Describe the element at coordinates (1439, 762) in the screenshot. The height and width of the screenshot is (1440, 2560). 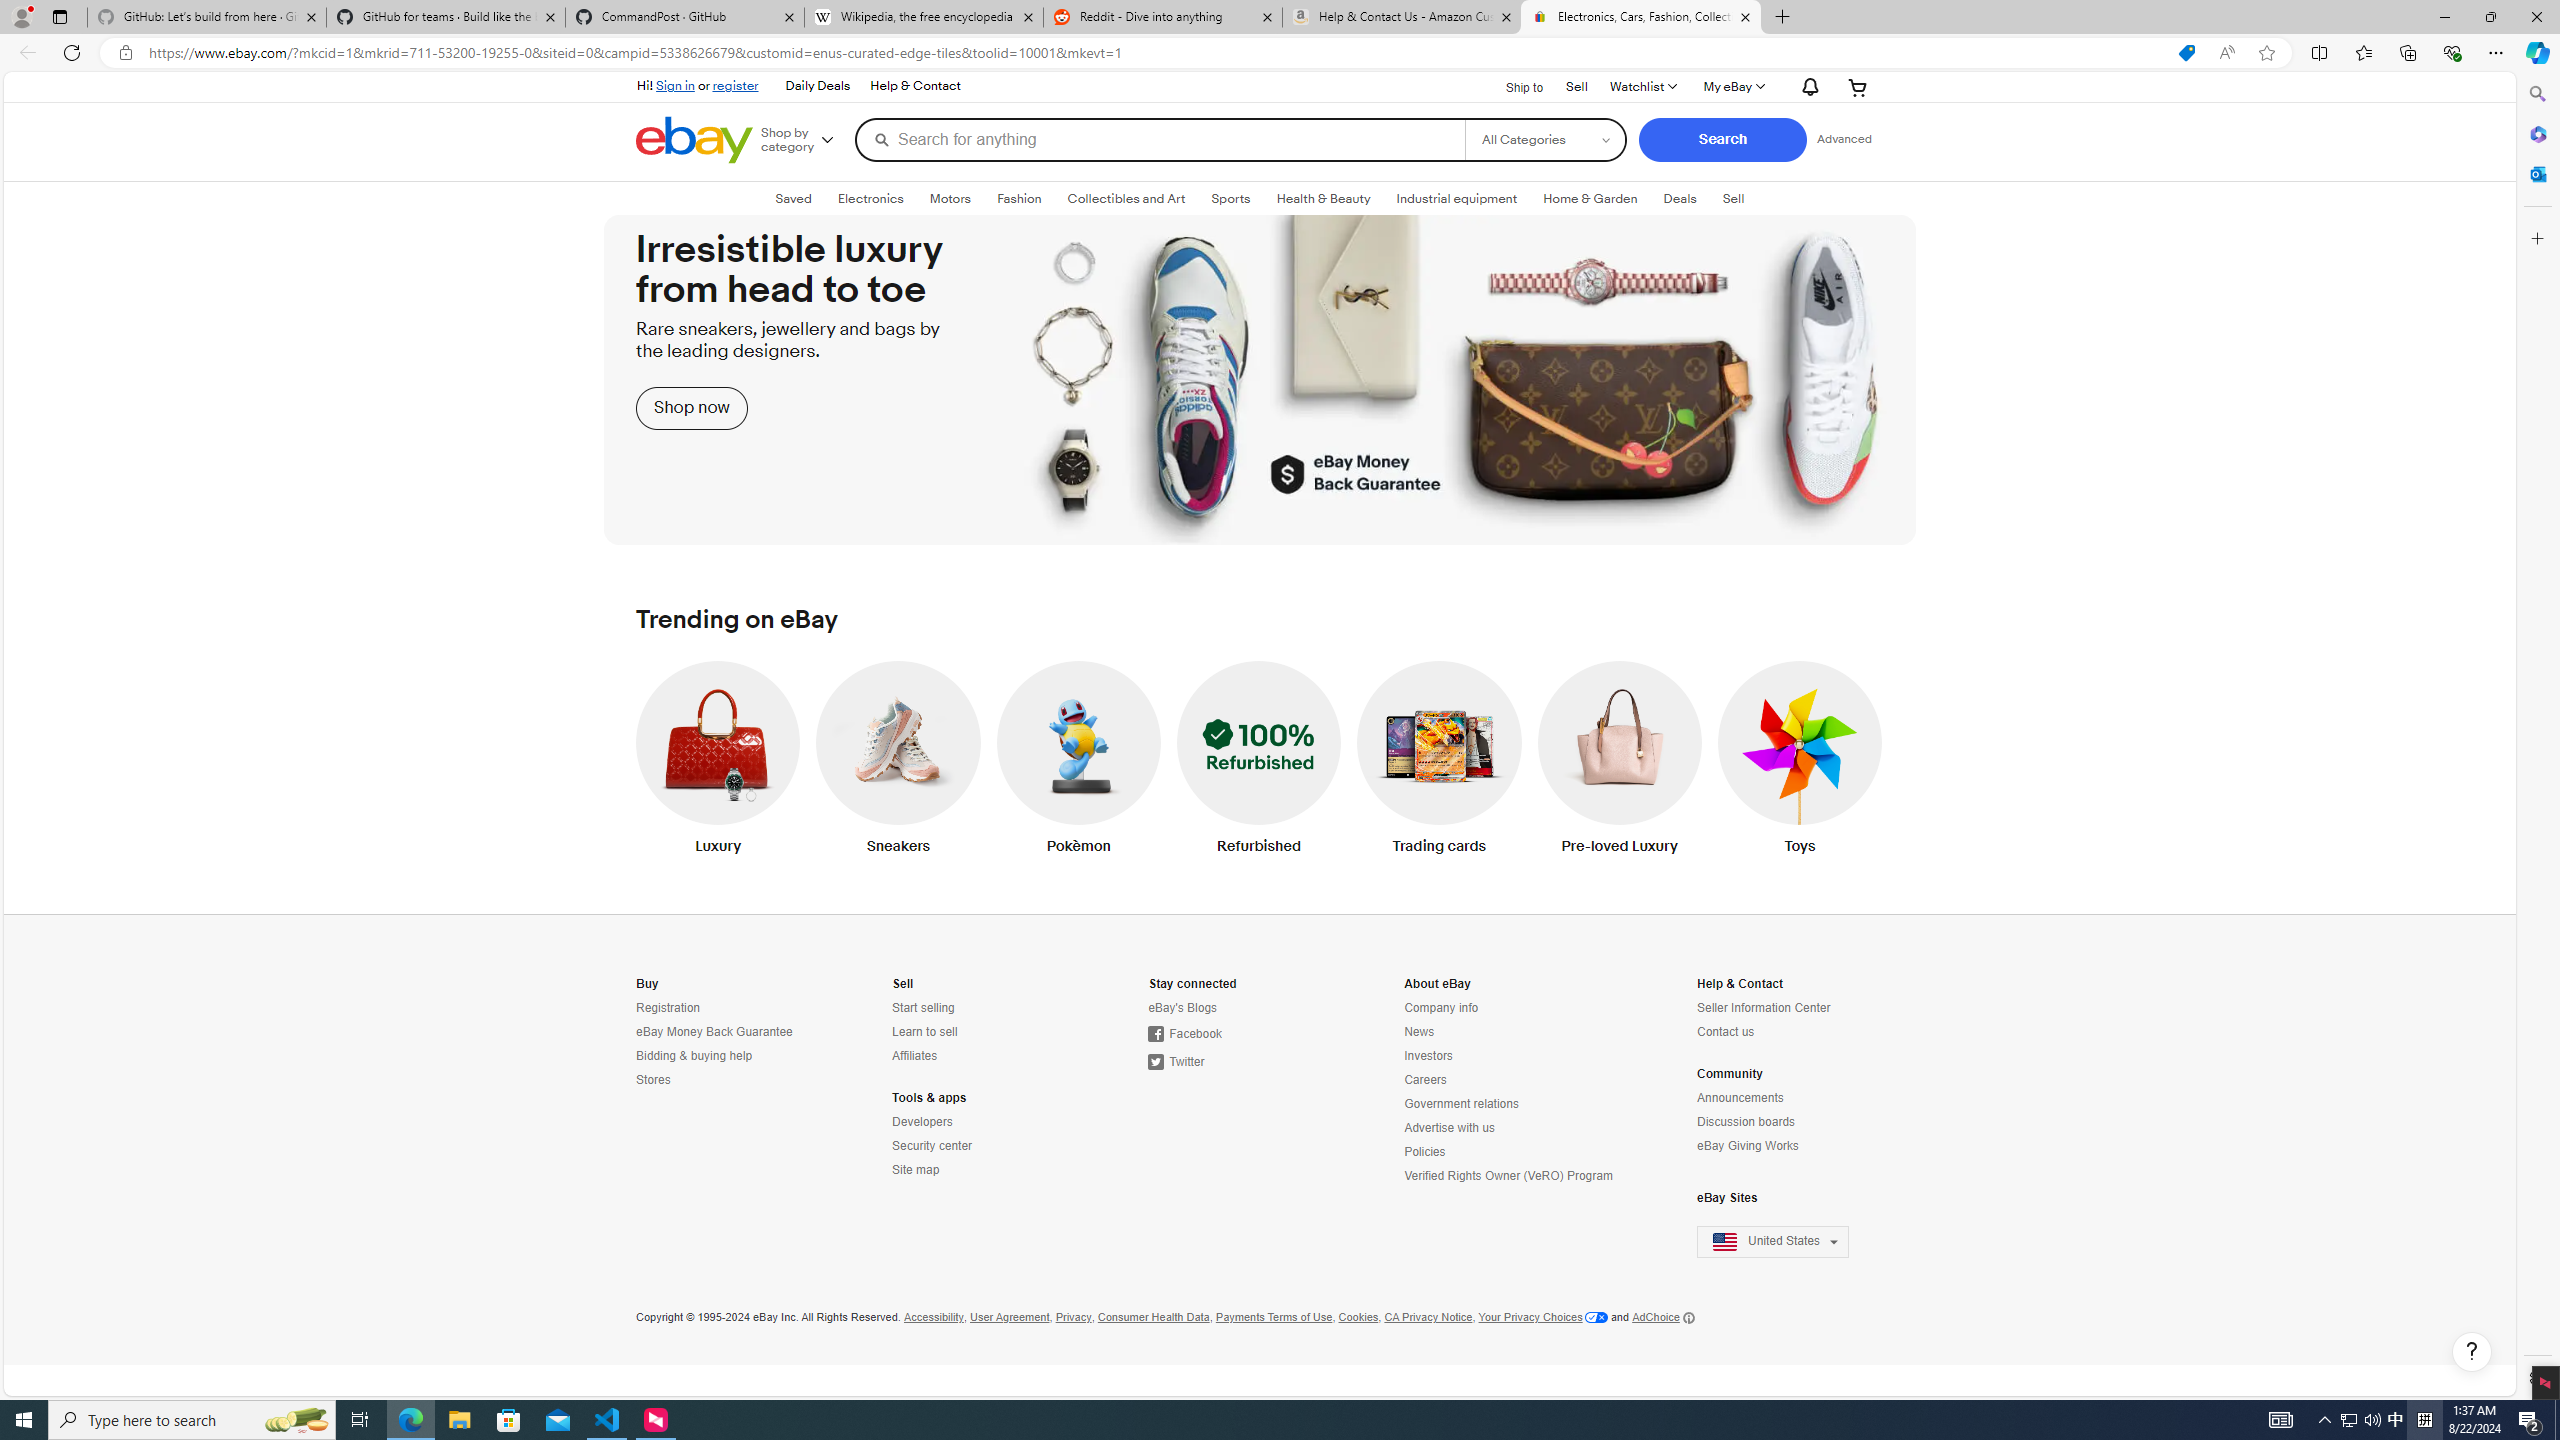
I see `'Trading cards'` at that location.